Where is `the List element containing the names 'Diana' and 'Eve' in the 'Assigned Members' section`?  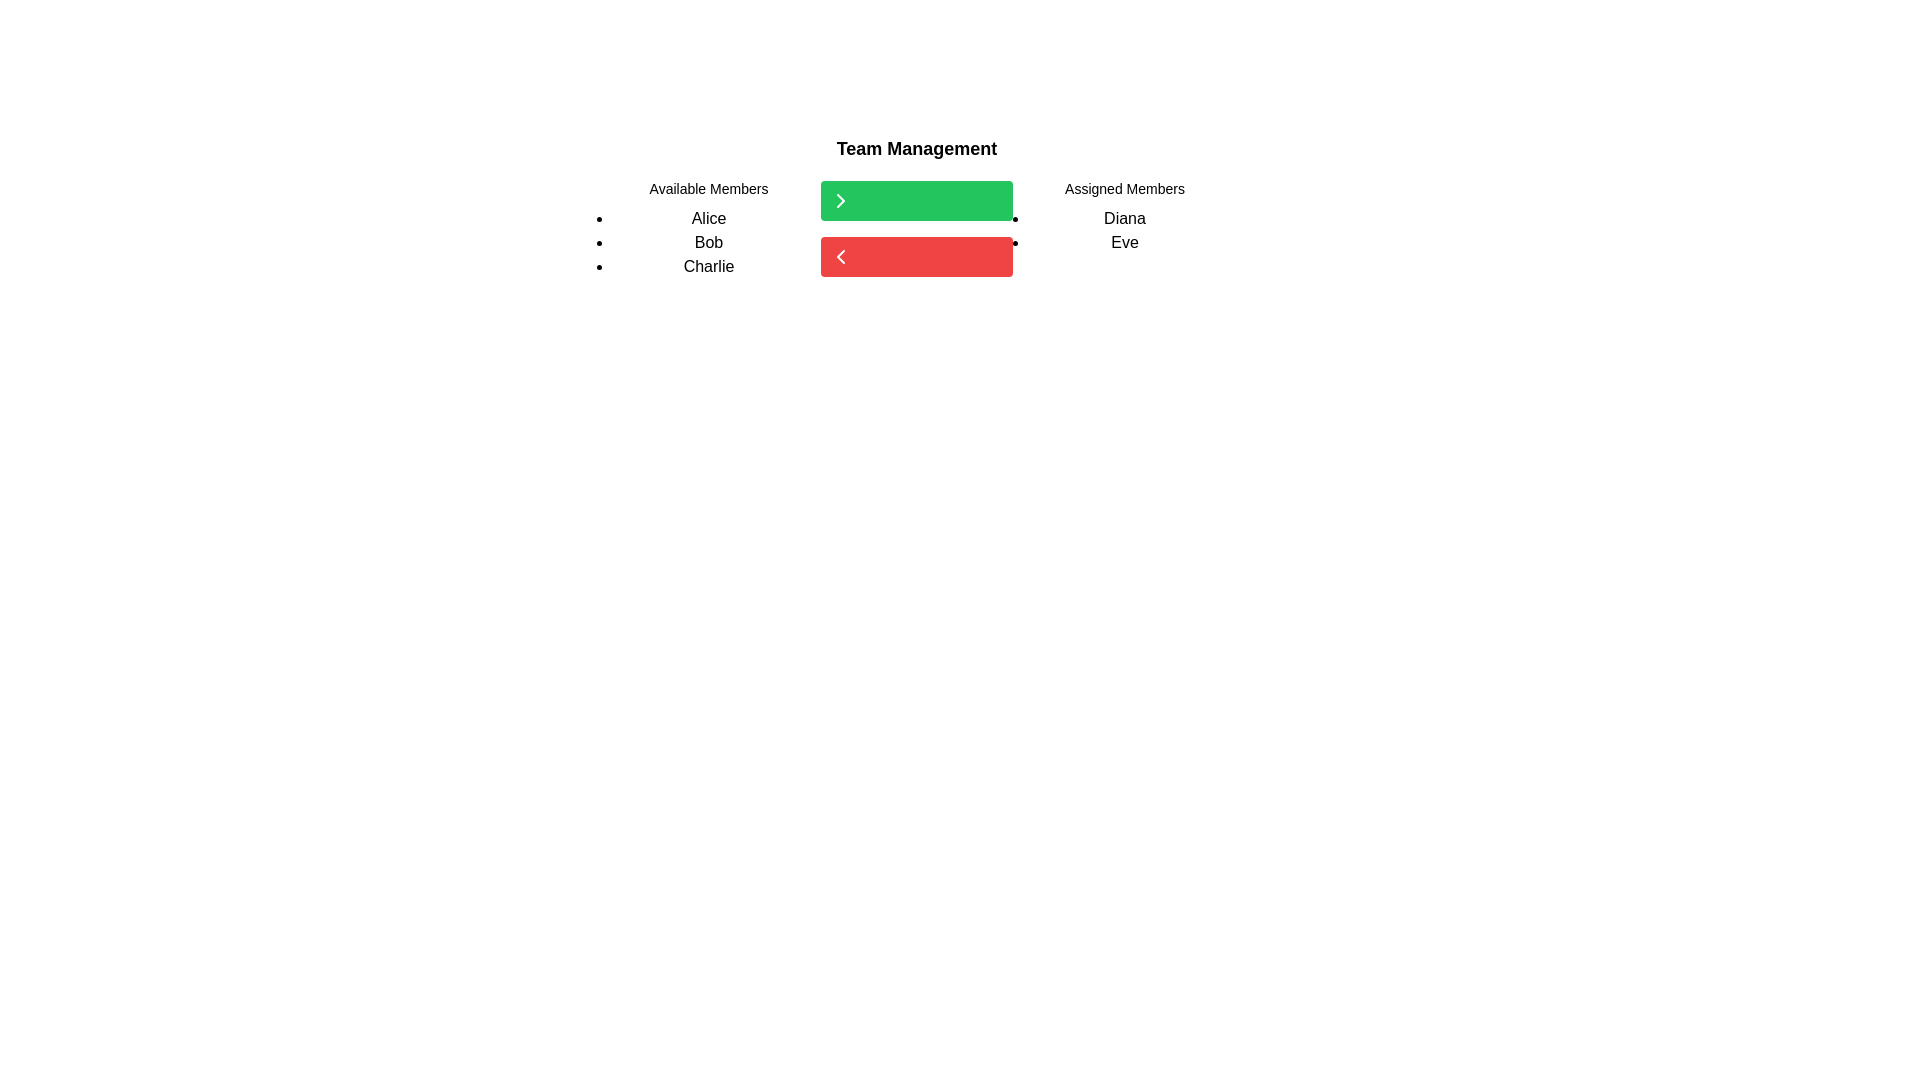 the List element containing the names 'Diana' and 'Eve' in the 'Assigned Members' section is located at coordinates (1124, 230).